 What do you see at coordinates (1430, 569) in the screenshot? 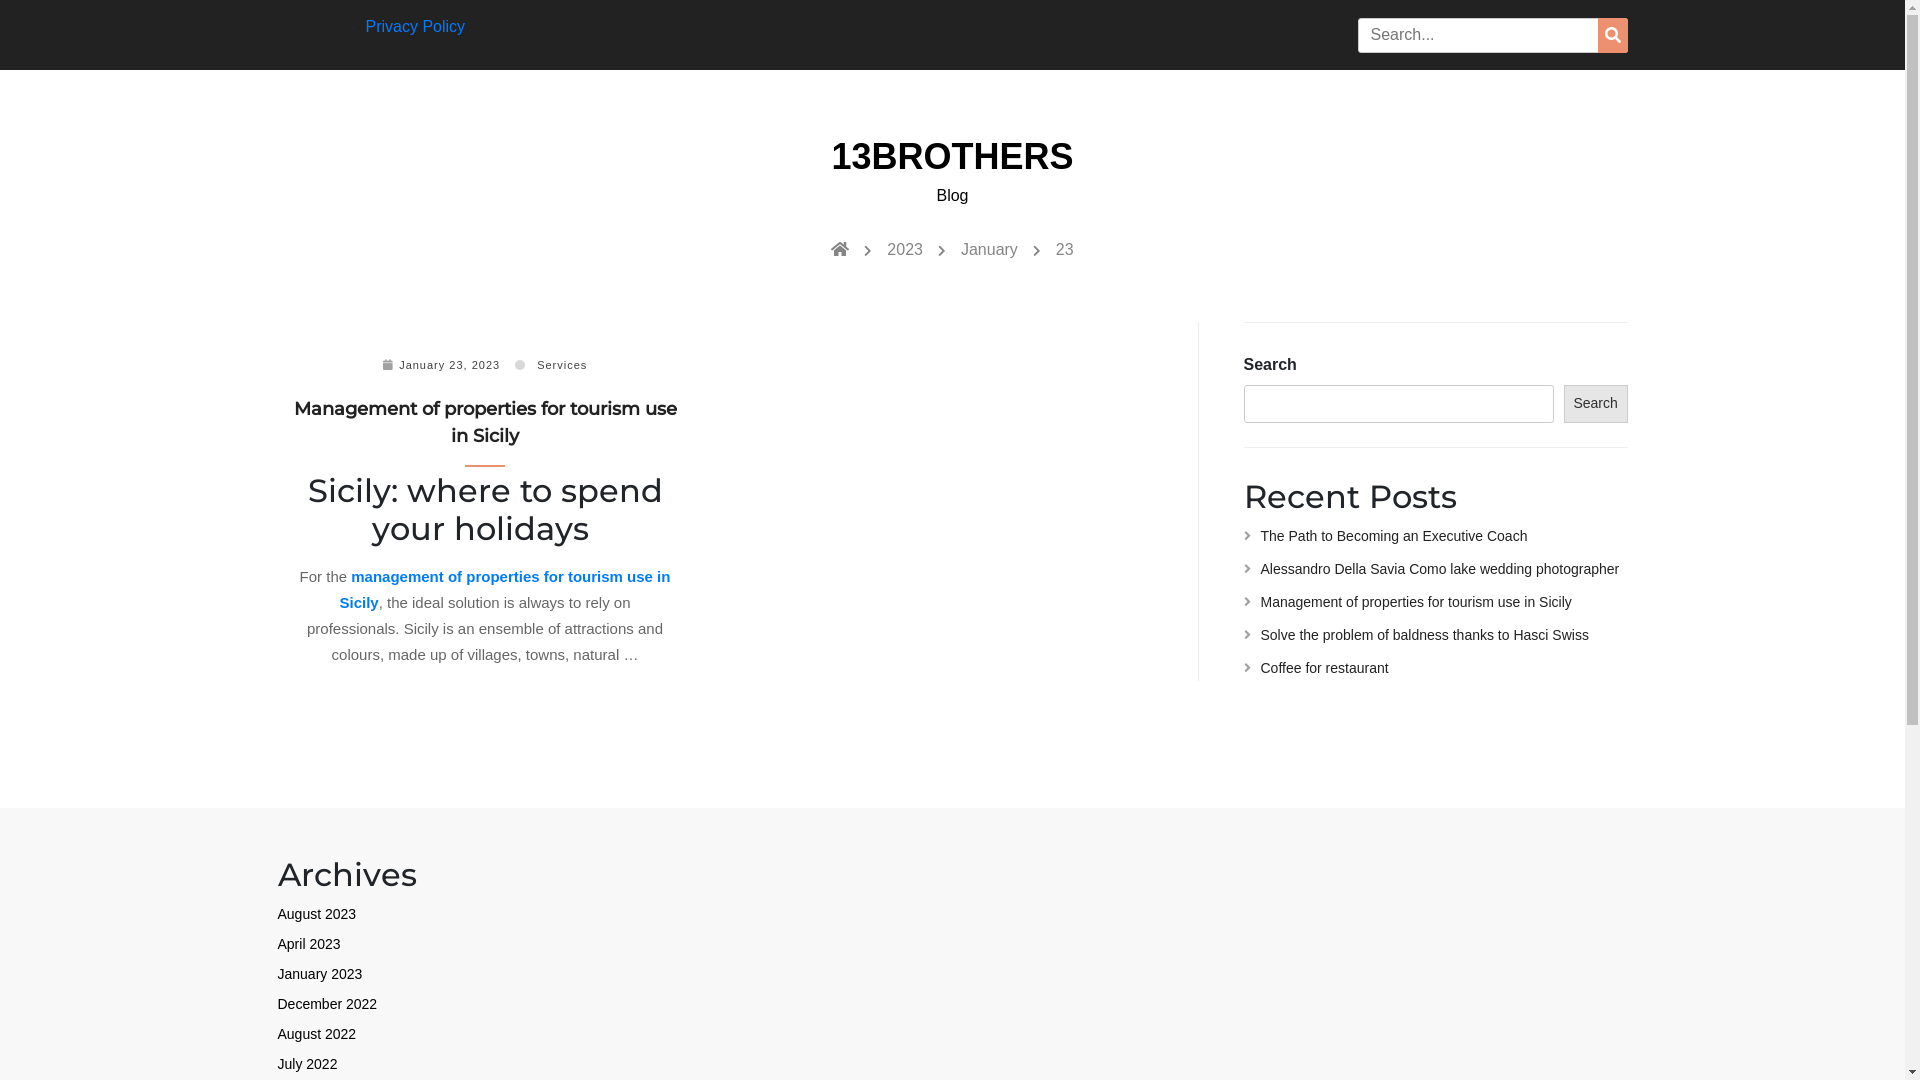
I see `'Alessandro Della Savia Como lake wedding photographer'` at bounding box center [1430, 569].